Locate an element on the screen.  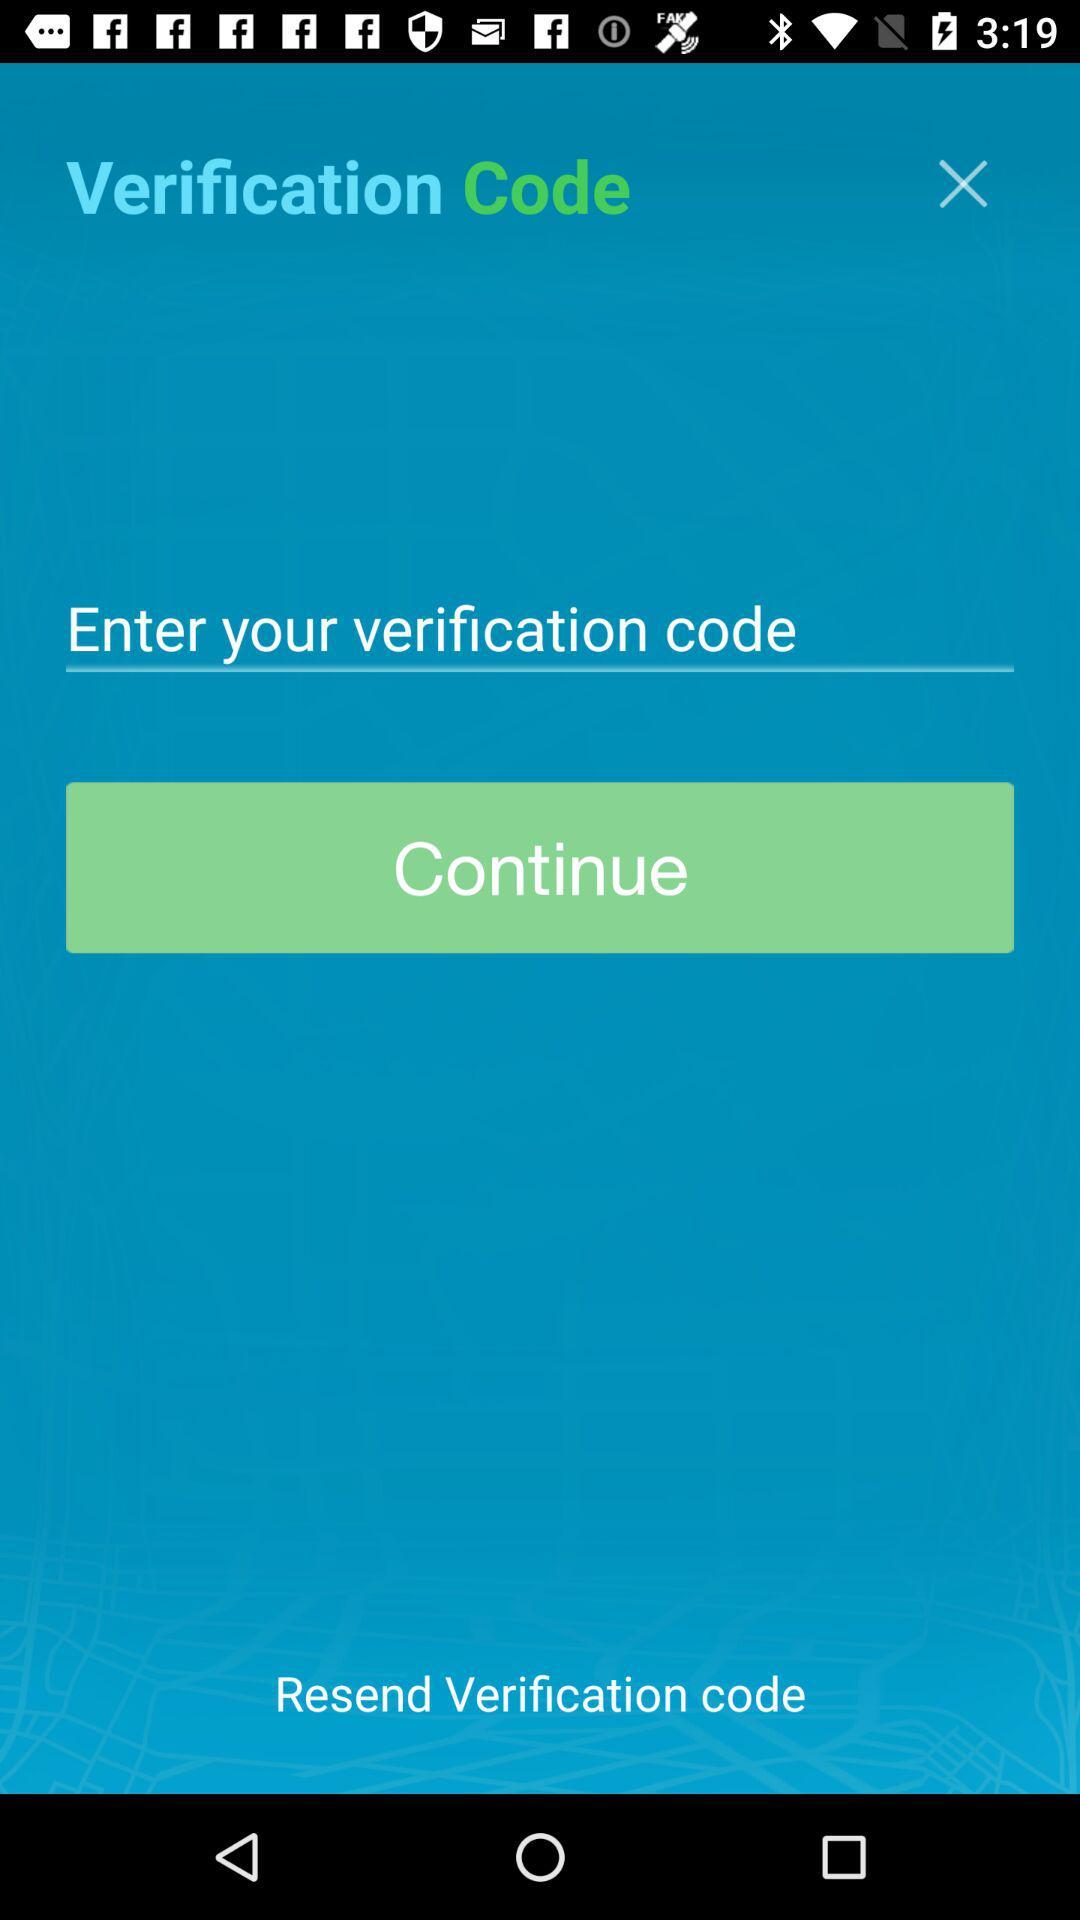
type down verification code is located at coordinates (540, 624).